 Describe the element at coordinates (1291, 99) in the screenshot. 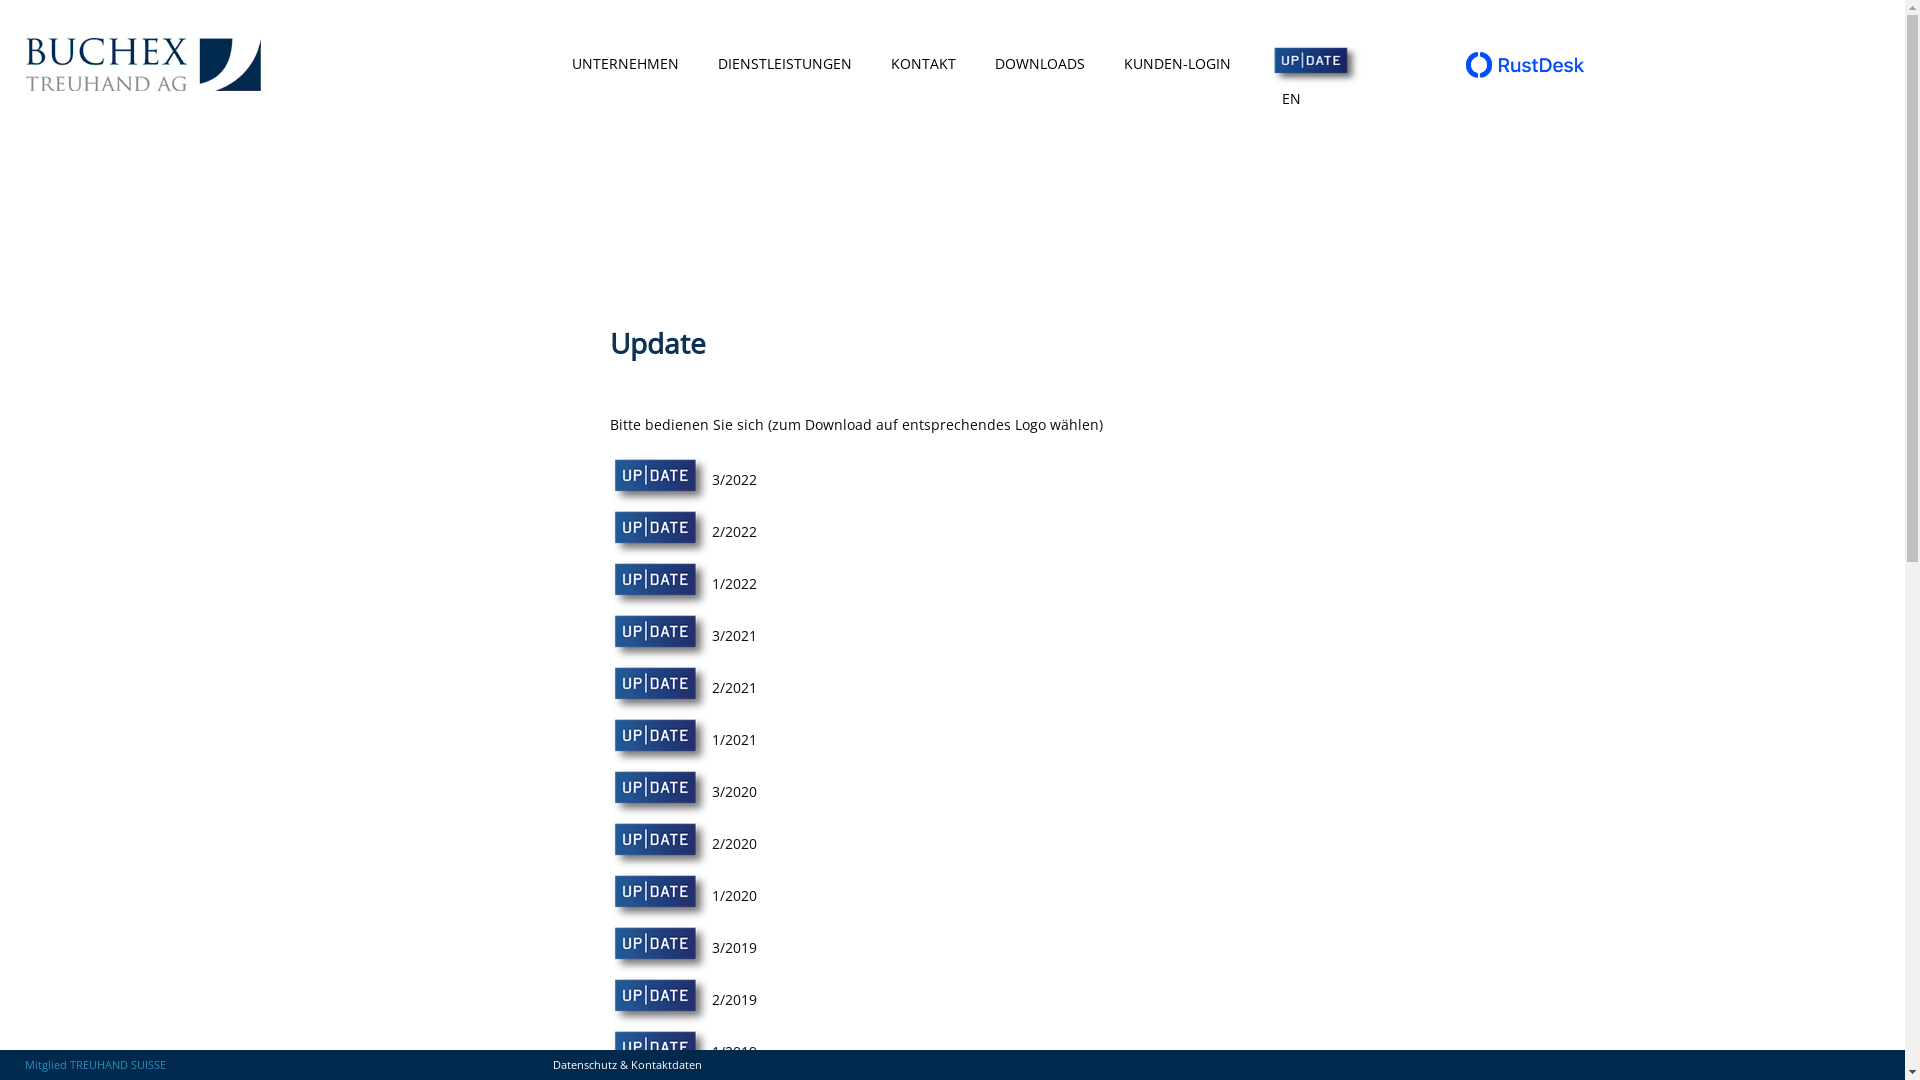

I see `'EN'` at that location.